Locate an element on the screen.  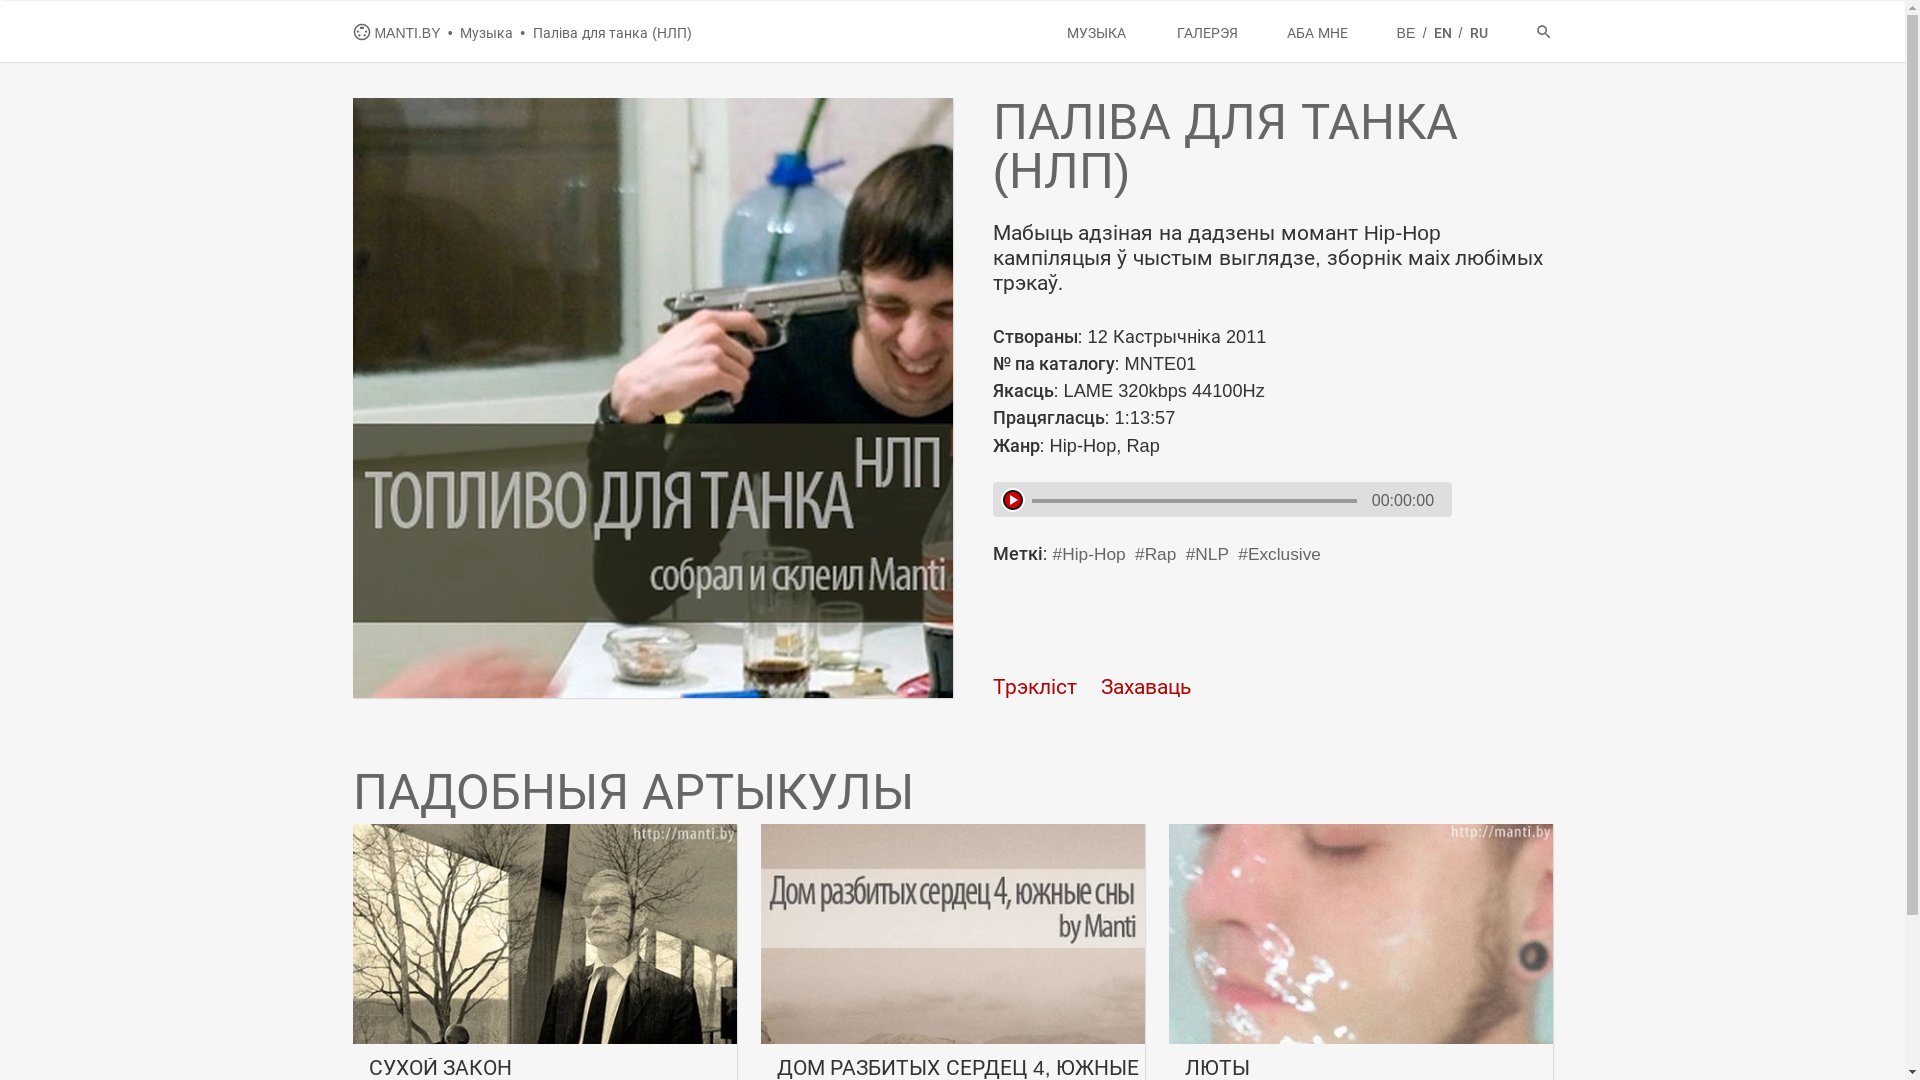
'Exclusive' is located at coordinates (1278, 554).